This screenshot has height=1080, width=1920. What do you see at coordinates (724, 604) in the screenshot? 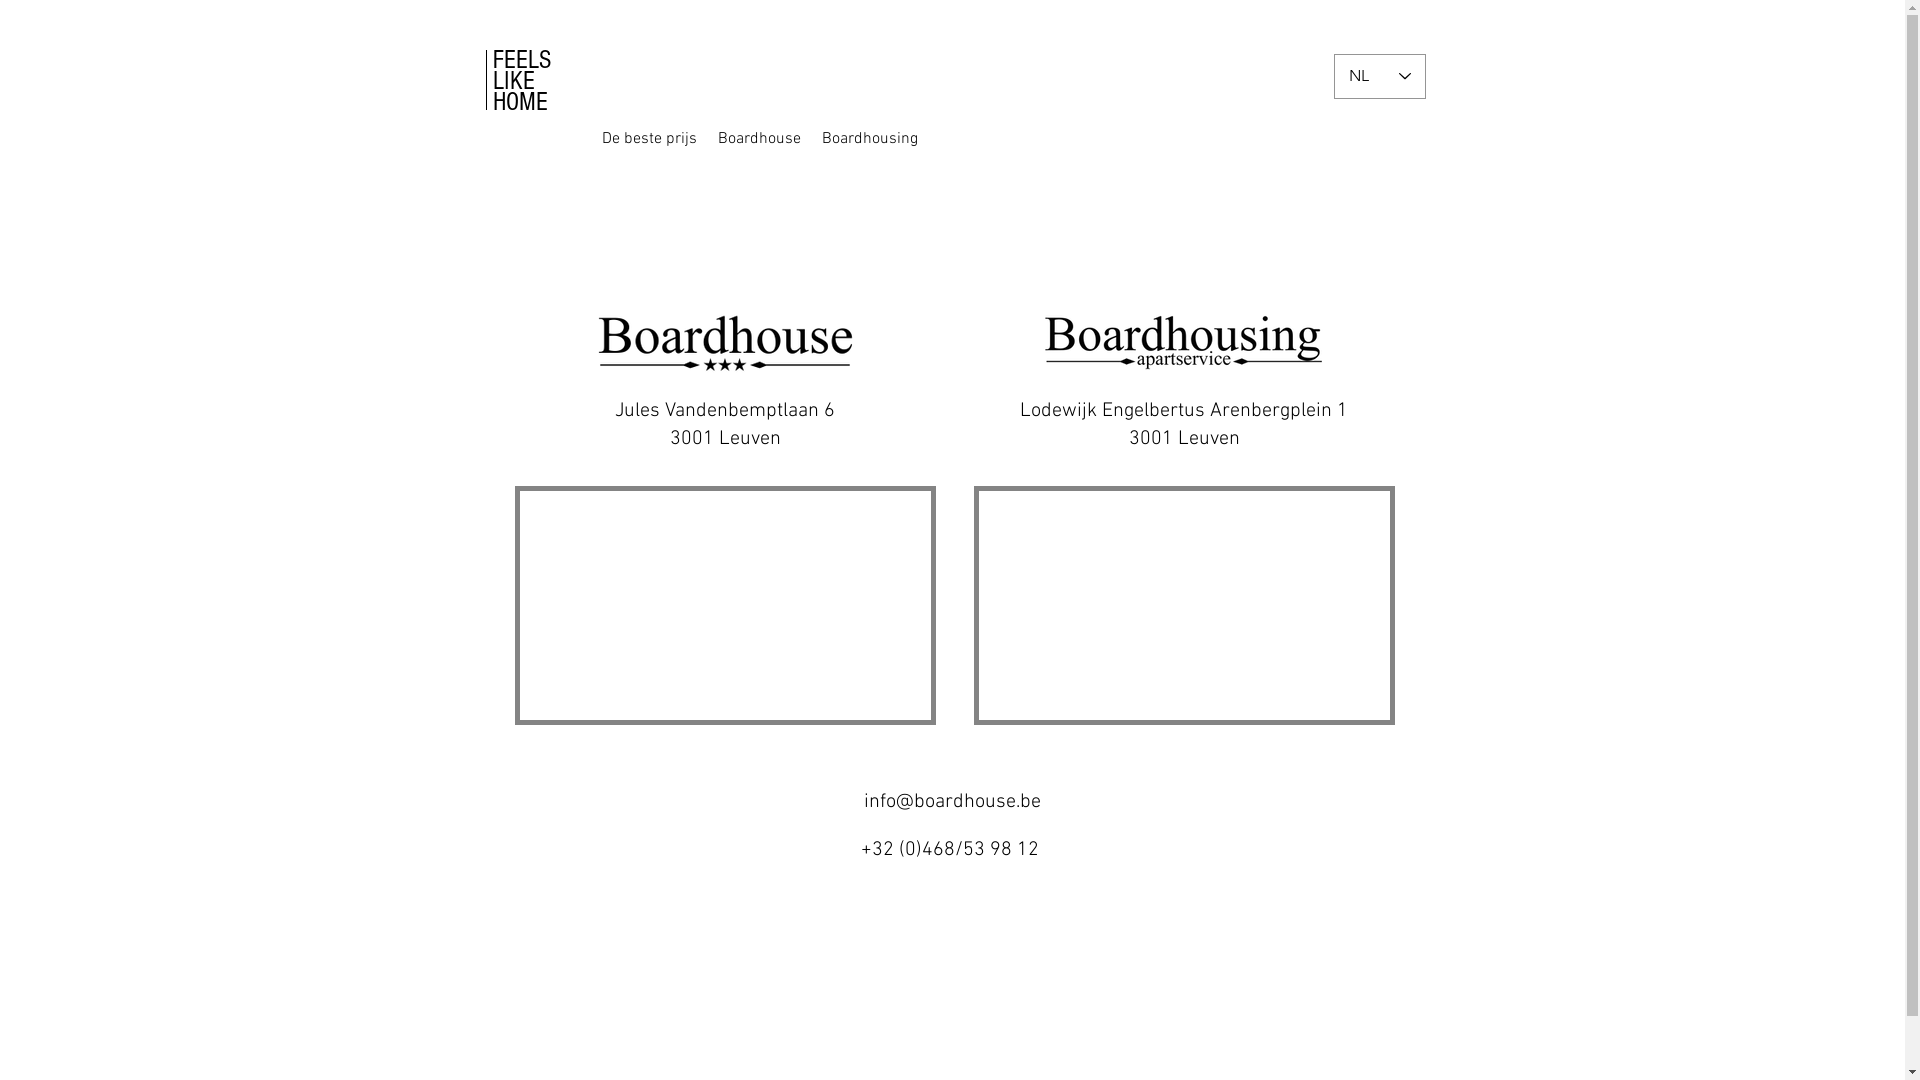
I see `'Google Maps'` at bounding box center [724, 604].